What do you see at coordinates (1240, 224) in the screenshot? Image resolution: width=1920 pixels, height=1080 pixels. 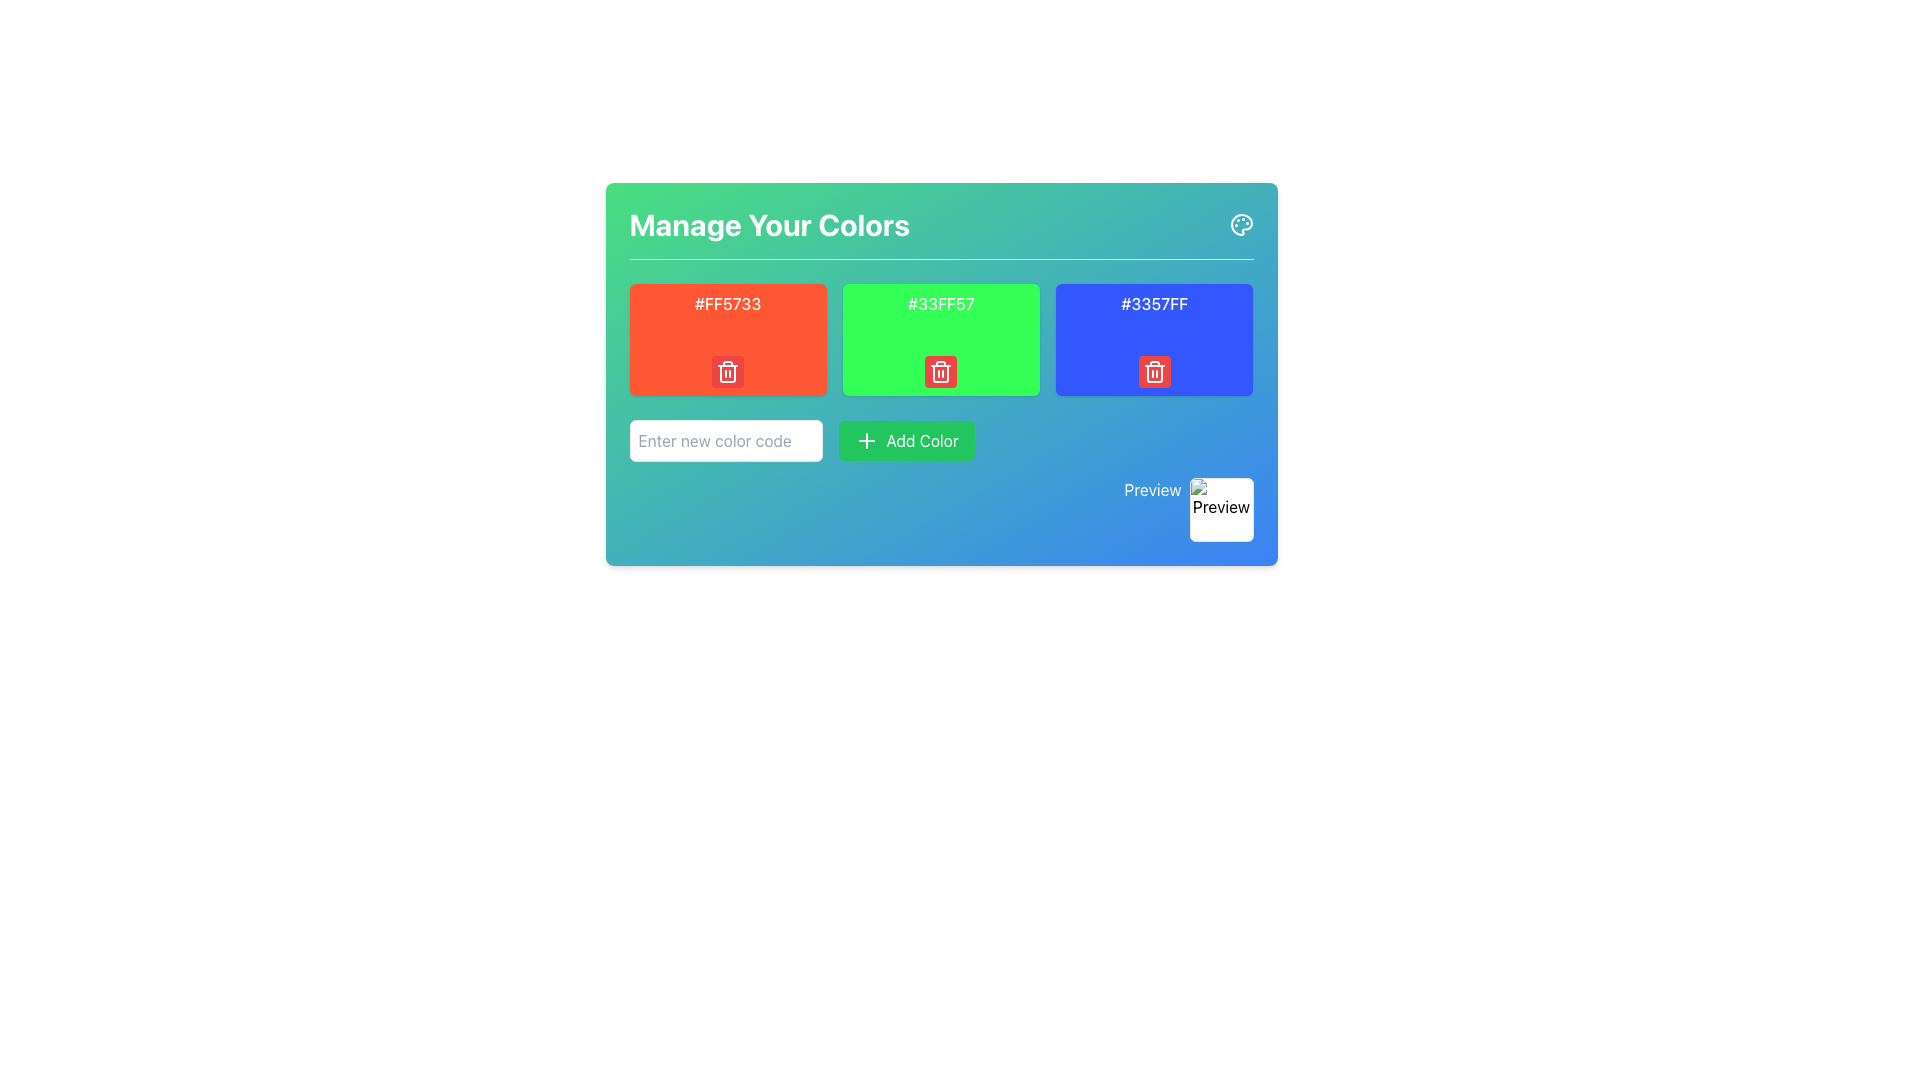 I see `the color palette management icon located at the top-right corner of the 'Manage Your Colors' card` at bounding box center [1240, 224].